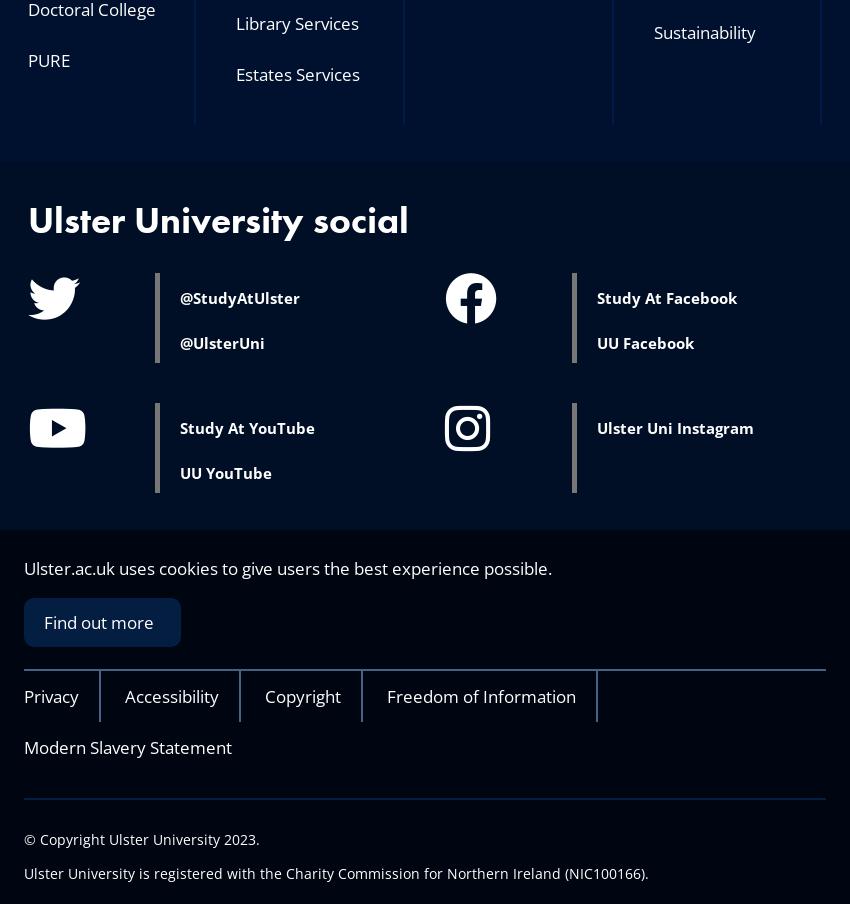  I want to click on 'Study At Facebook', so click(666, 297).